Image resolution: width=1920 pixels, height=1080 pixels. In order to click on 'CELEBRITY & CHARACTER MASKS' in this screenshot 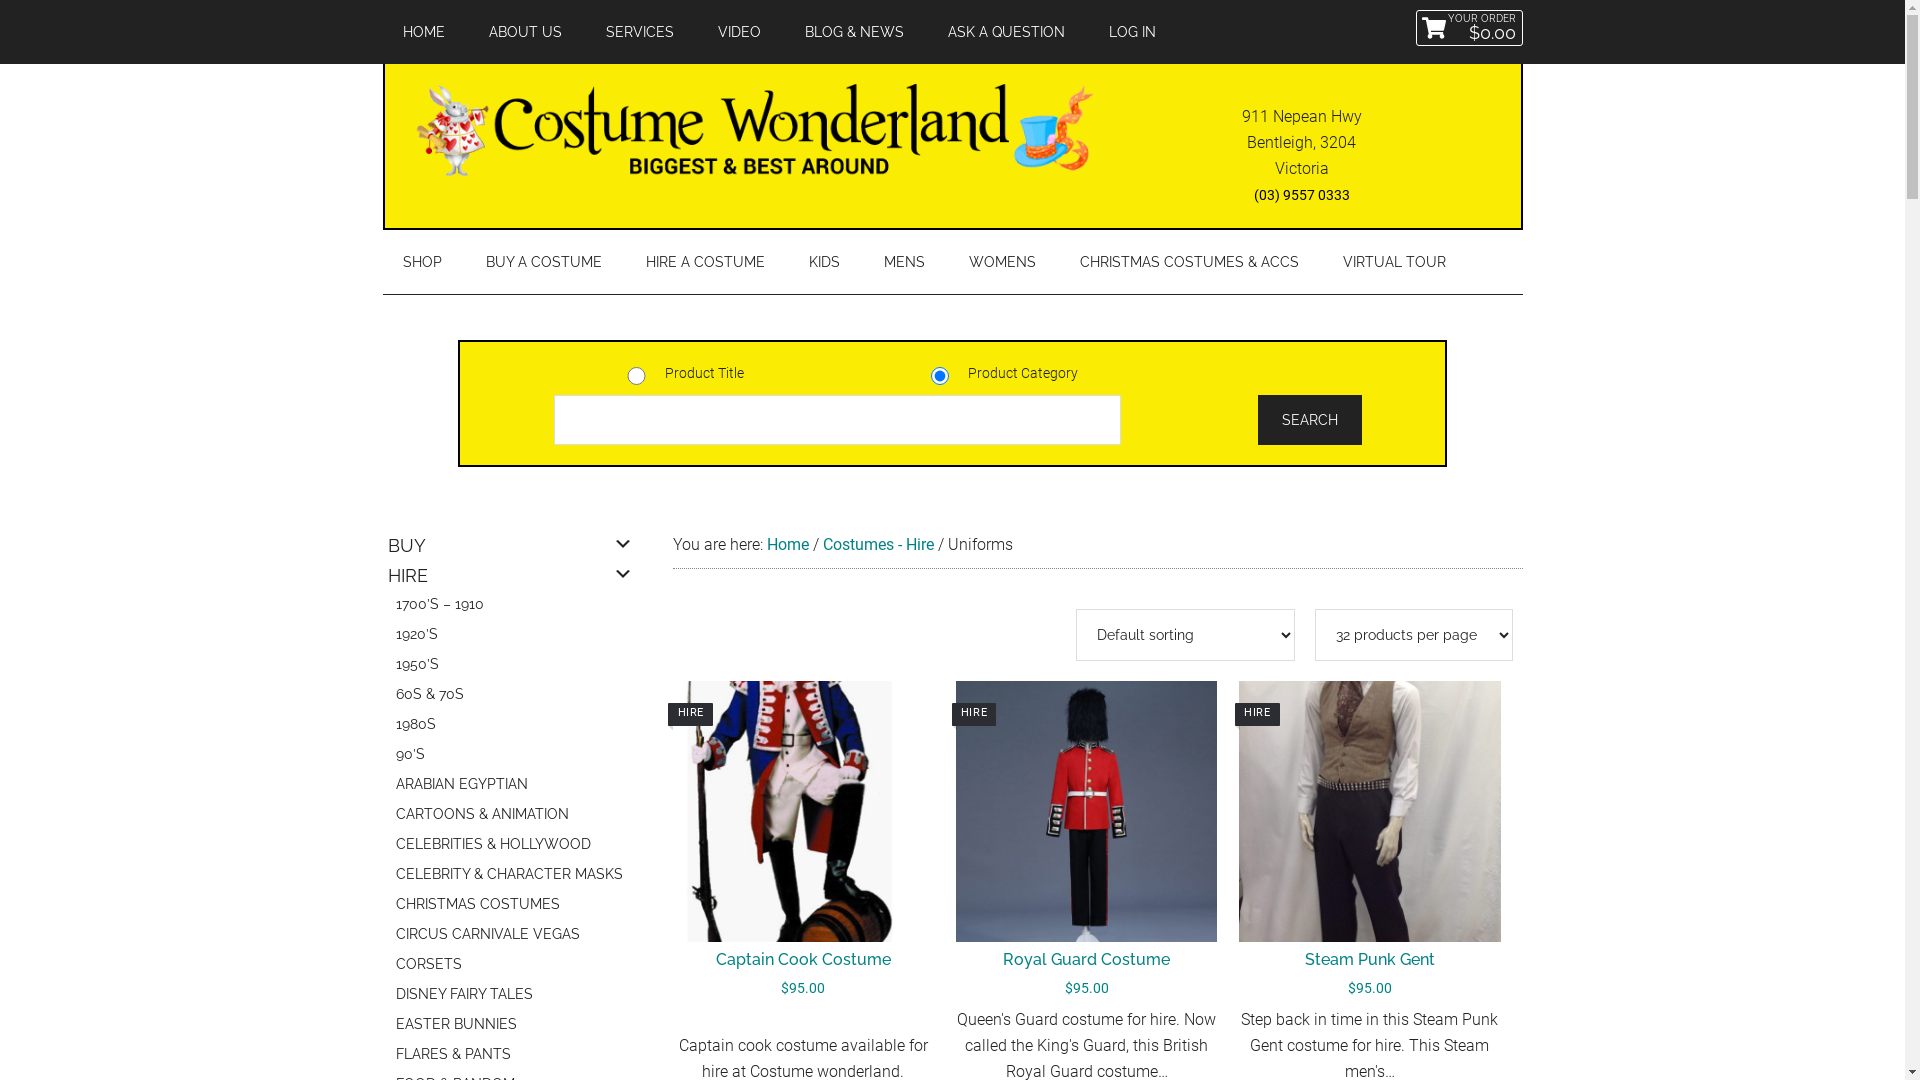, I will do `click(509, 875)`.